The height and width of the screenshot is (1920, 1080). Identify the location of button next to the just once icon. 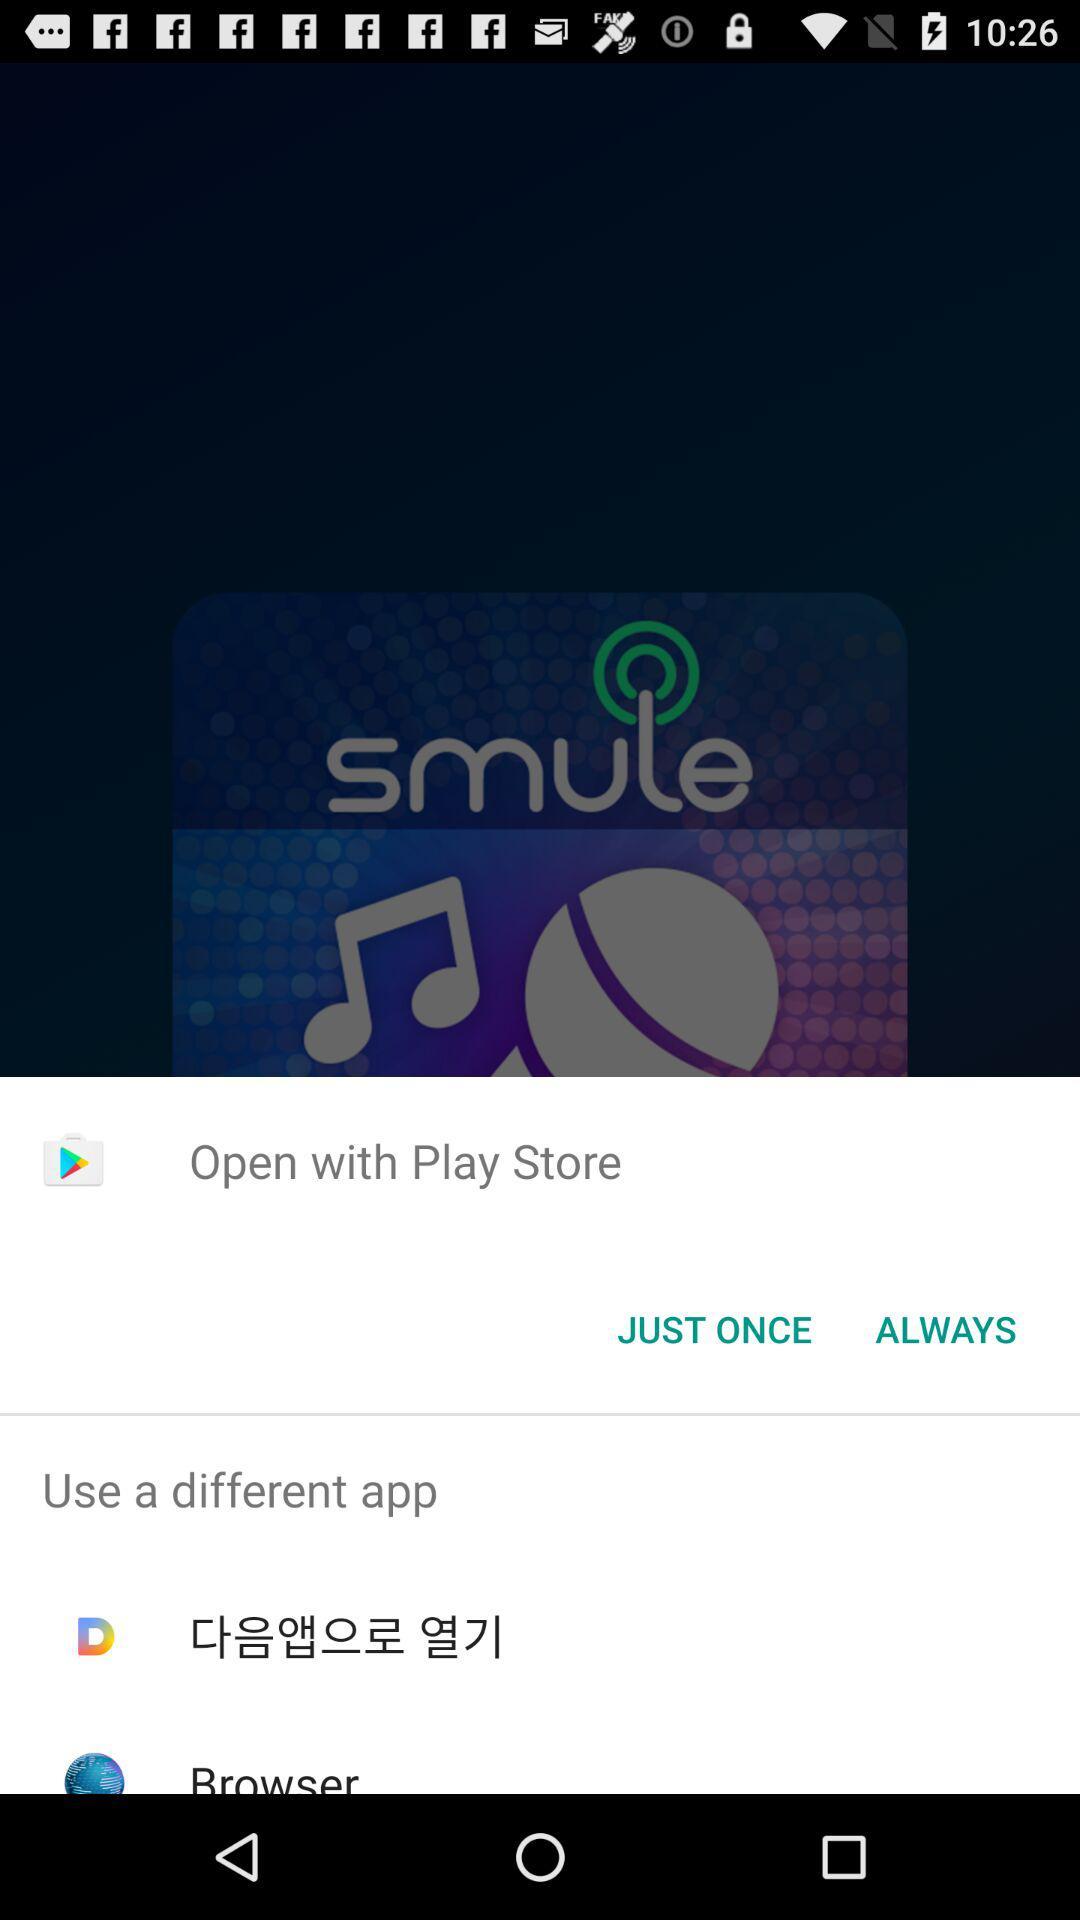
(945, 1329).